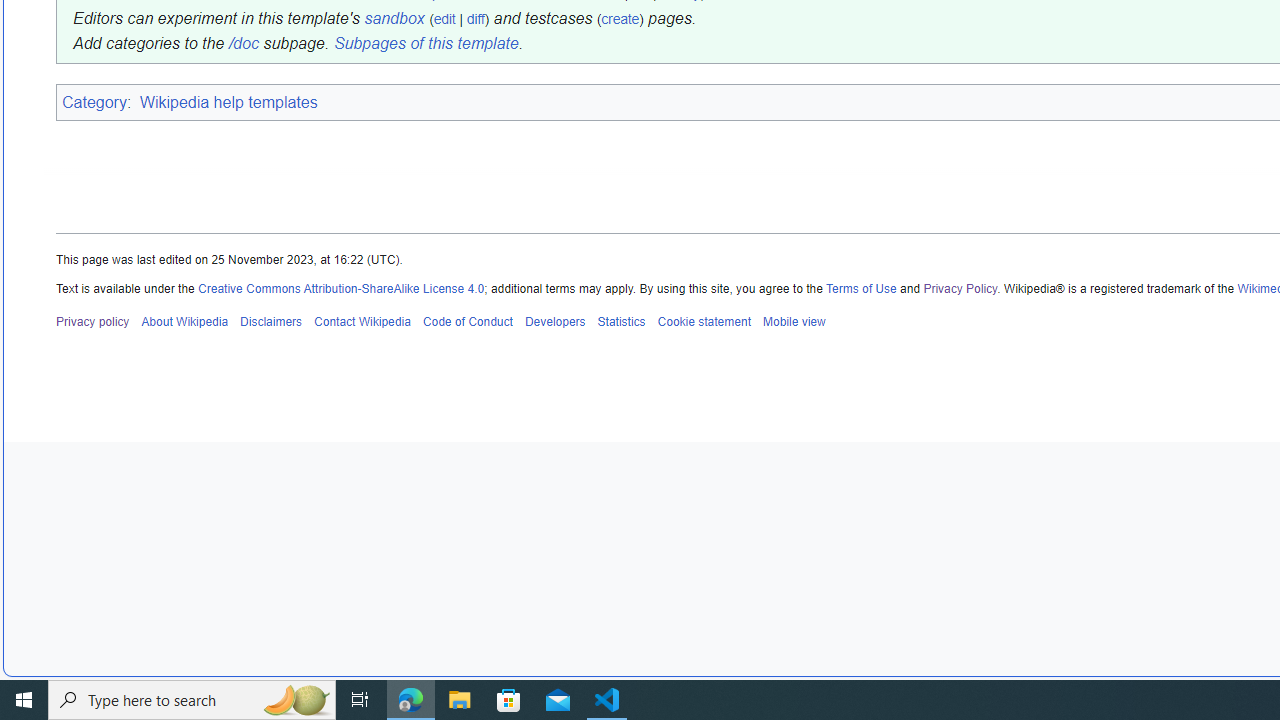 This screenshot has height=720, width=1280. I want to click on 'Privacy policy', so click(92, 320).